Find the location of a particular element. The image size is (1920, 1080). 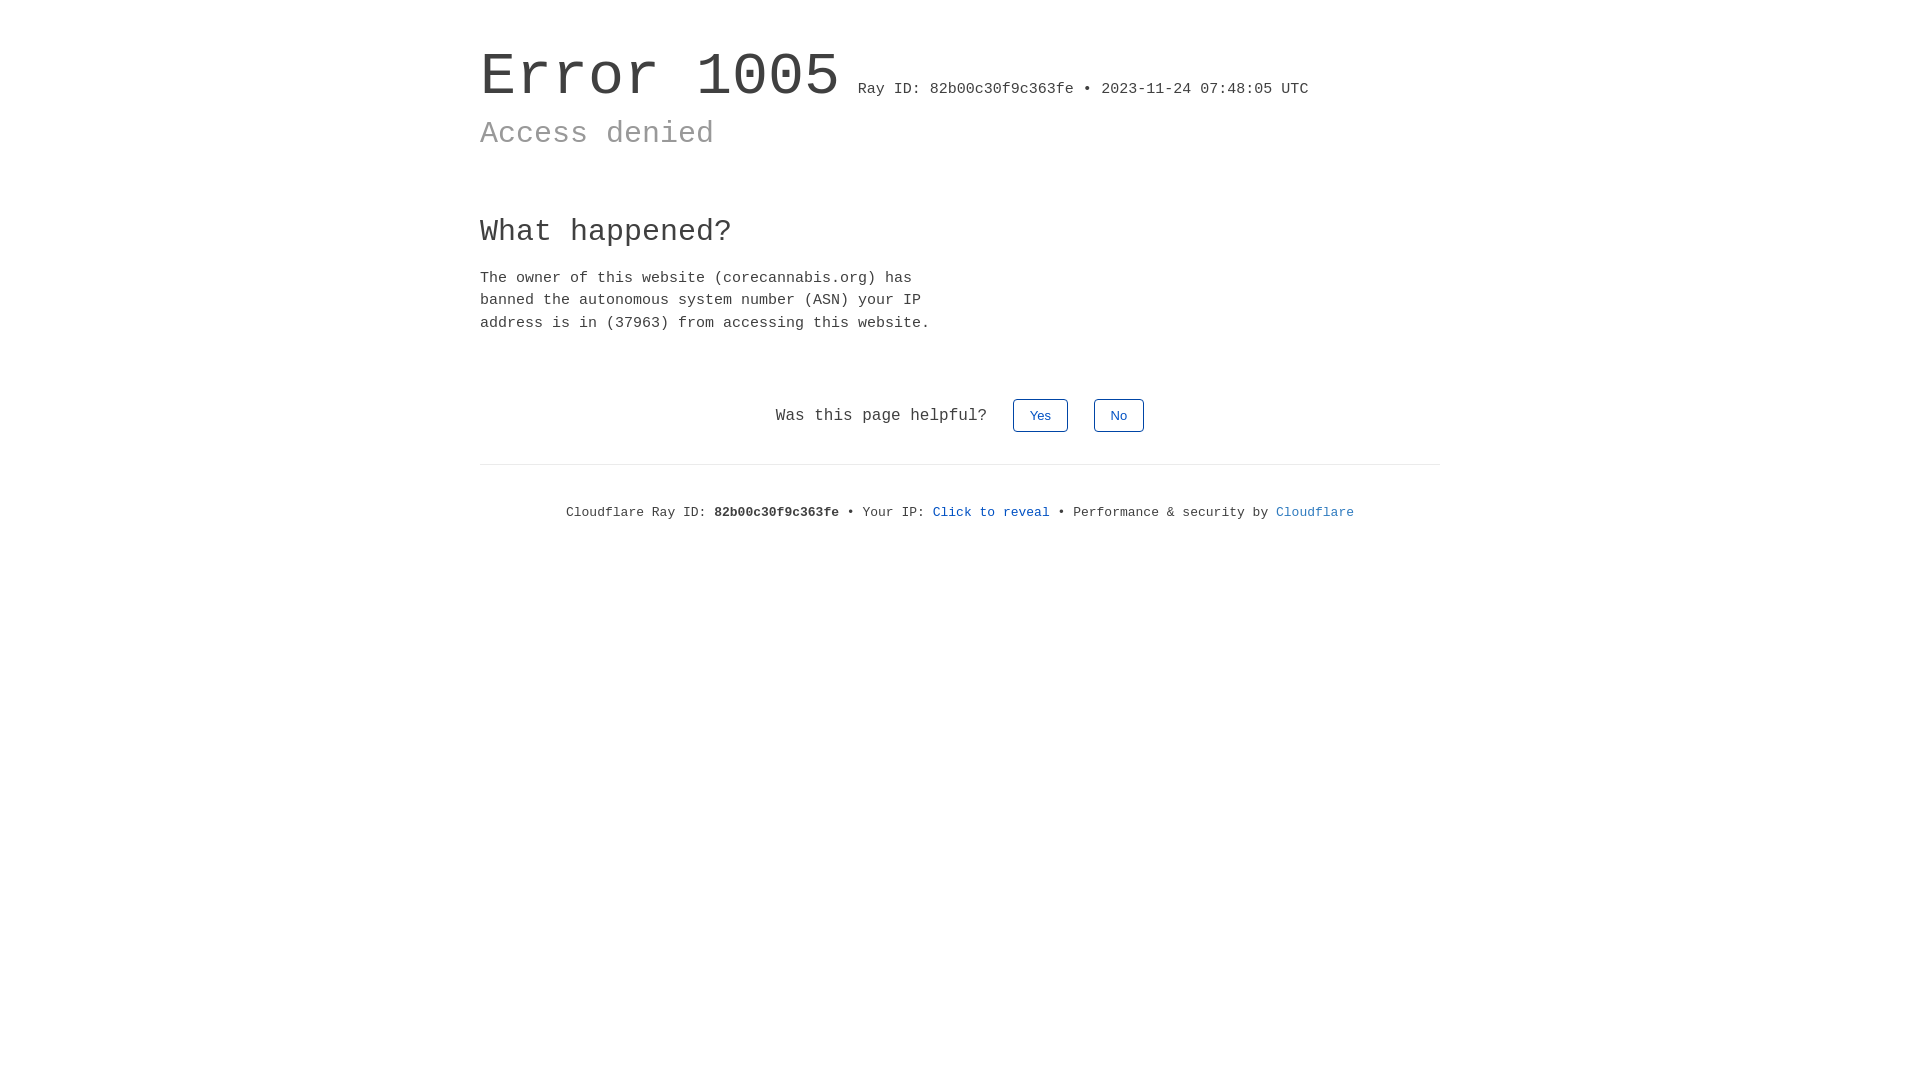

'Yes' is located at coordinates (1040, 414).